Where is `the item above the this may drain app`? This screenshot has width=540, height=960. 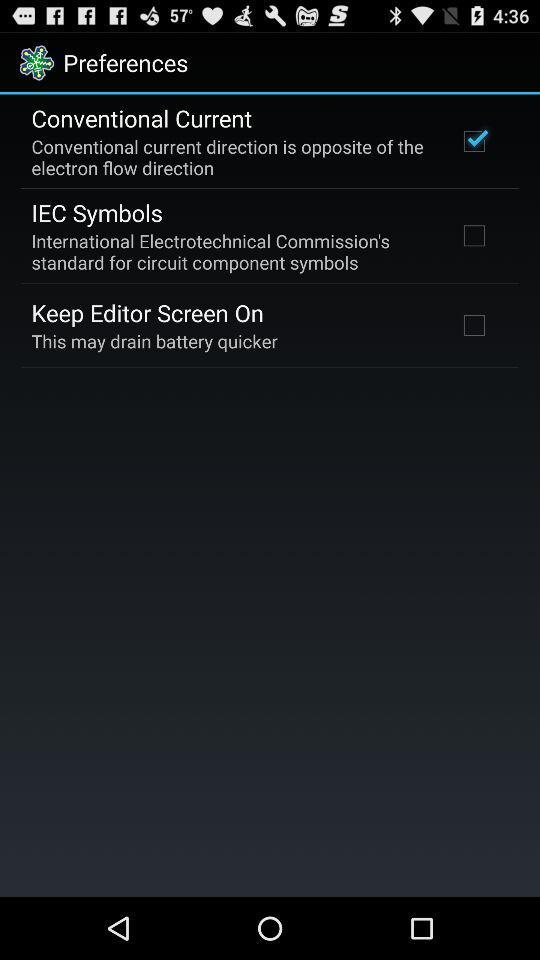
the item above the this may drain app is located at coordinates (146, 312).